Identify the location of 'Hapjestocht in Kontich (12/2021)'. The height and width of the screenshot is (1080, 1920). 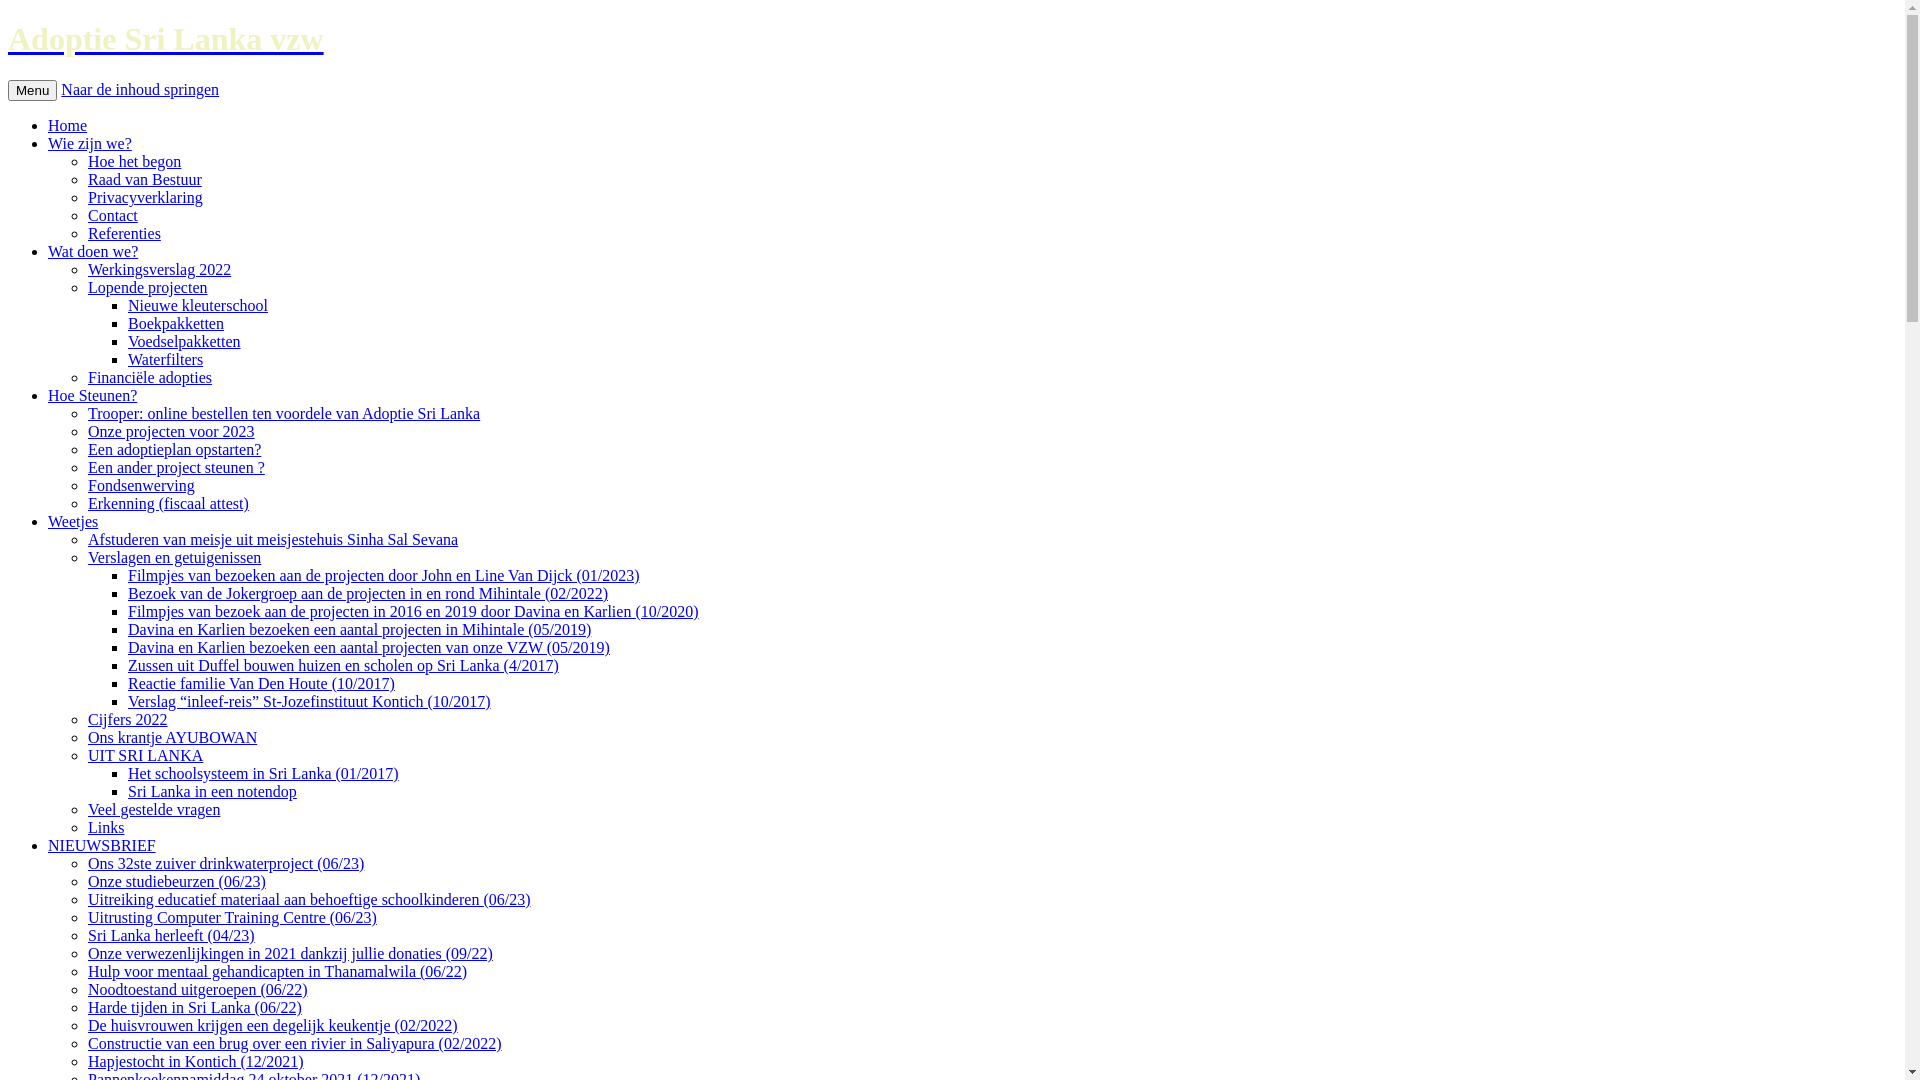
(196, 1060).